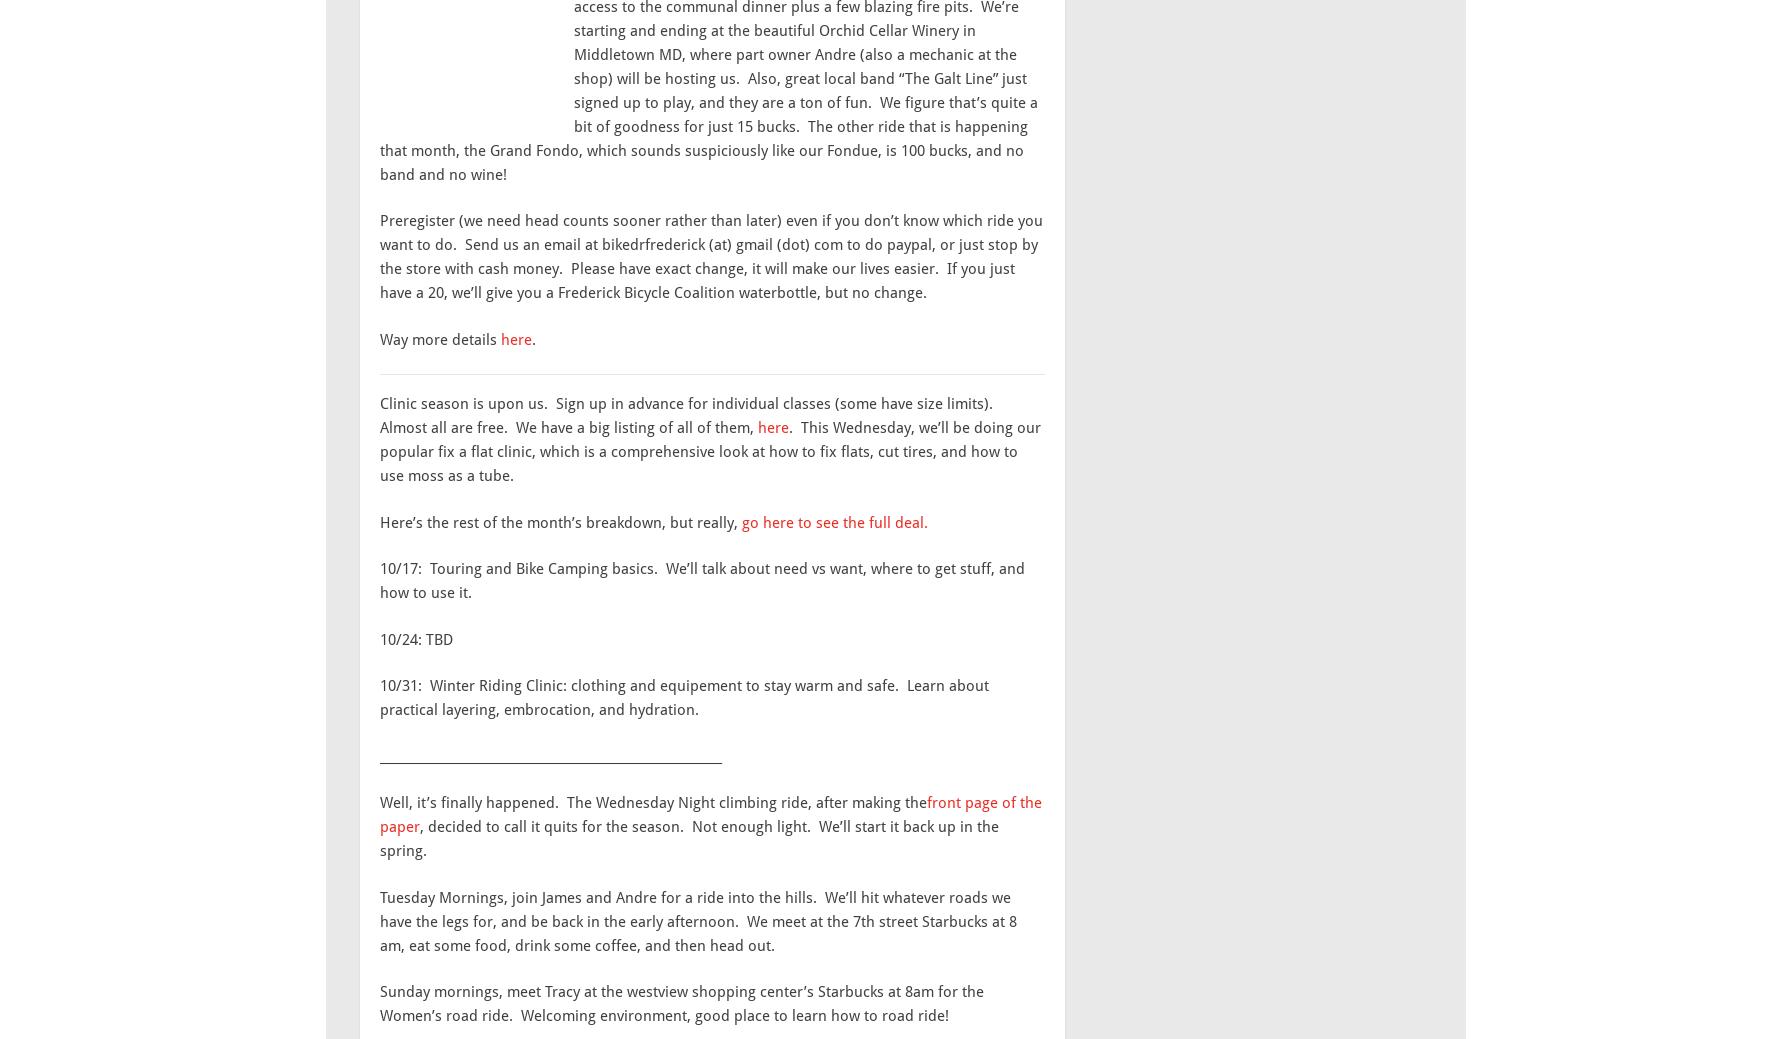  What do you see at coordinates (684, 697) in the screenshot?
I see `'10/31:  Winter Riding Clinic: clothing and equipement to stay warm and safe.  Learn about practical layering, embrocation, and hydration.'` at bounding box center [684, 697].